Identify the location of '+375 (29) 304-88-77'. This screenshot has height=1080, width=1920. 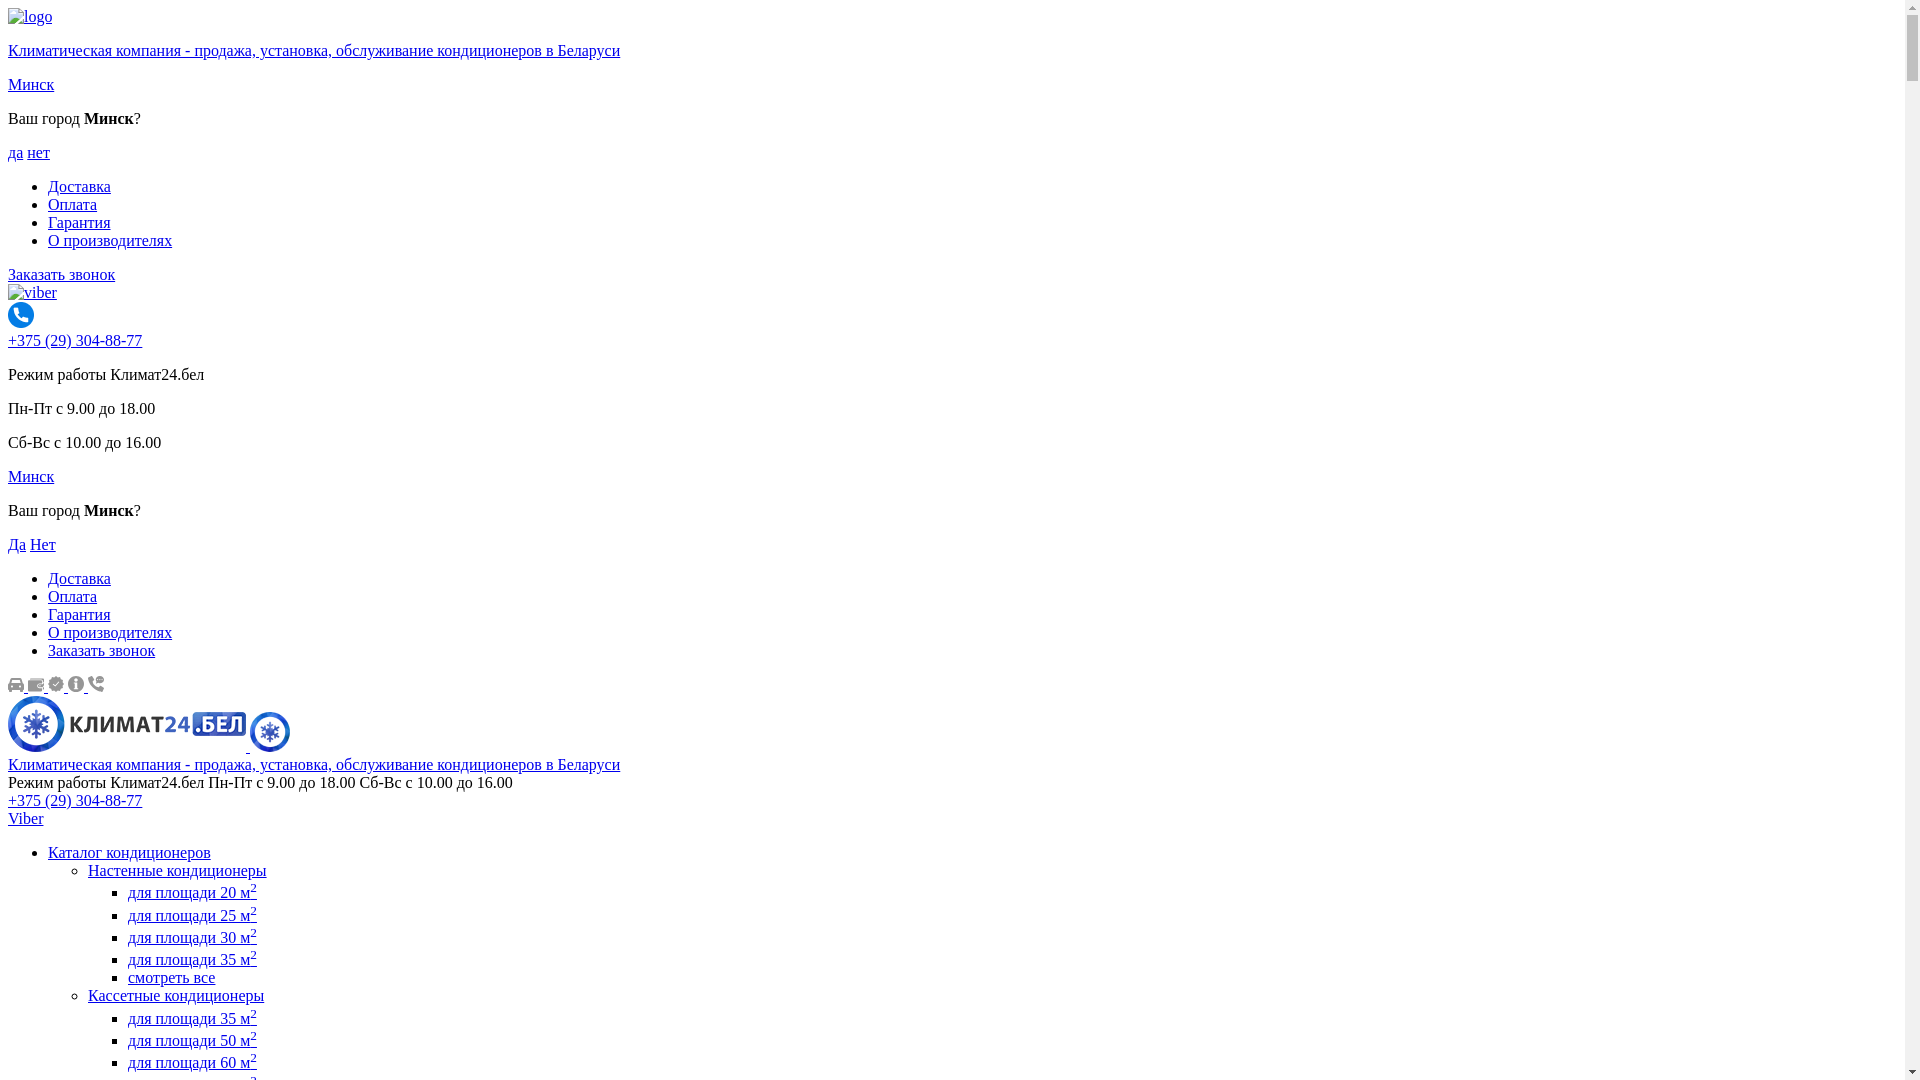
(8, 339).